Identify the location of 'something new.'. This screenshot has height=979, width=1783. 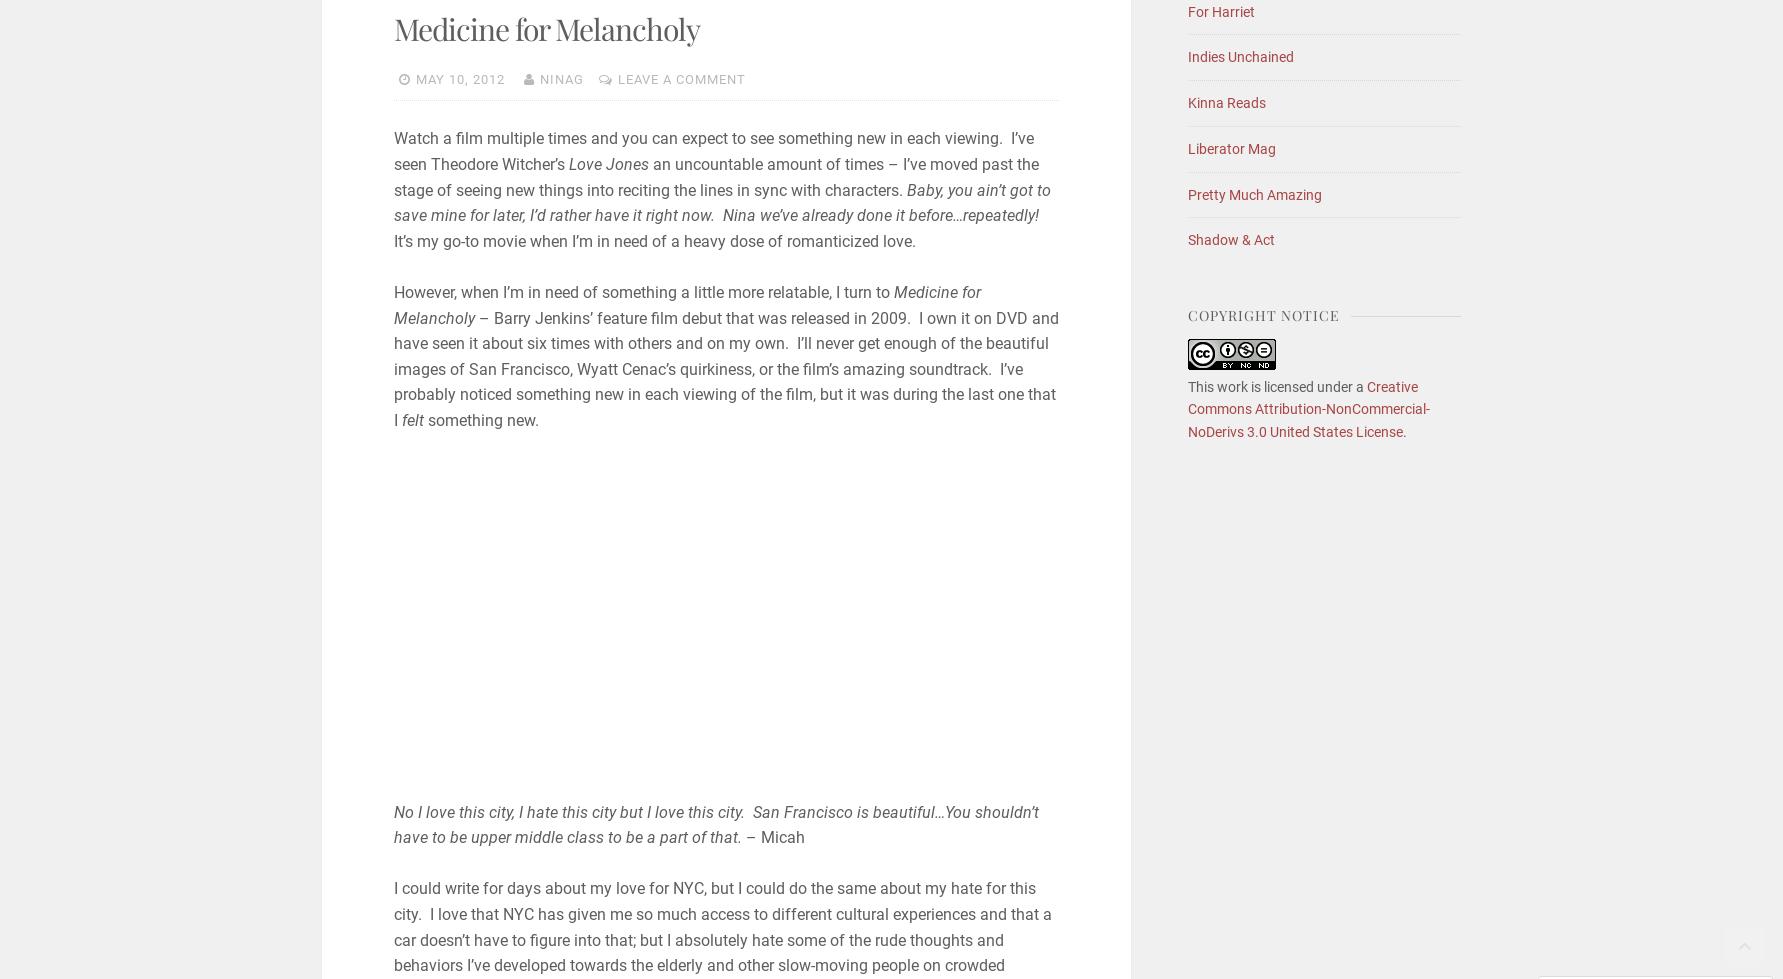
(480, 419).